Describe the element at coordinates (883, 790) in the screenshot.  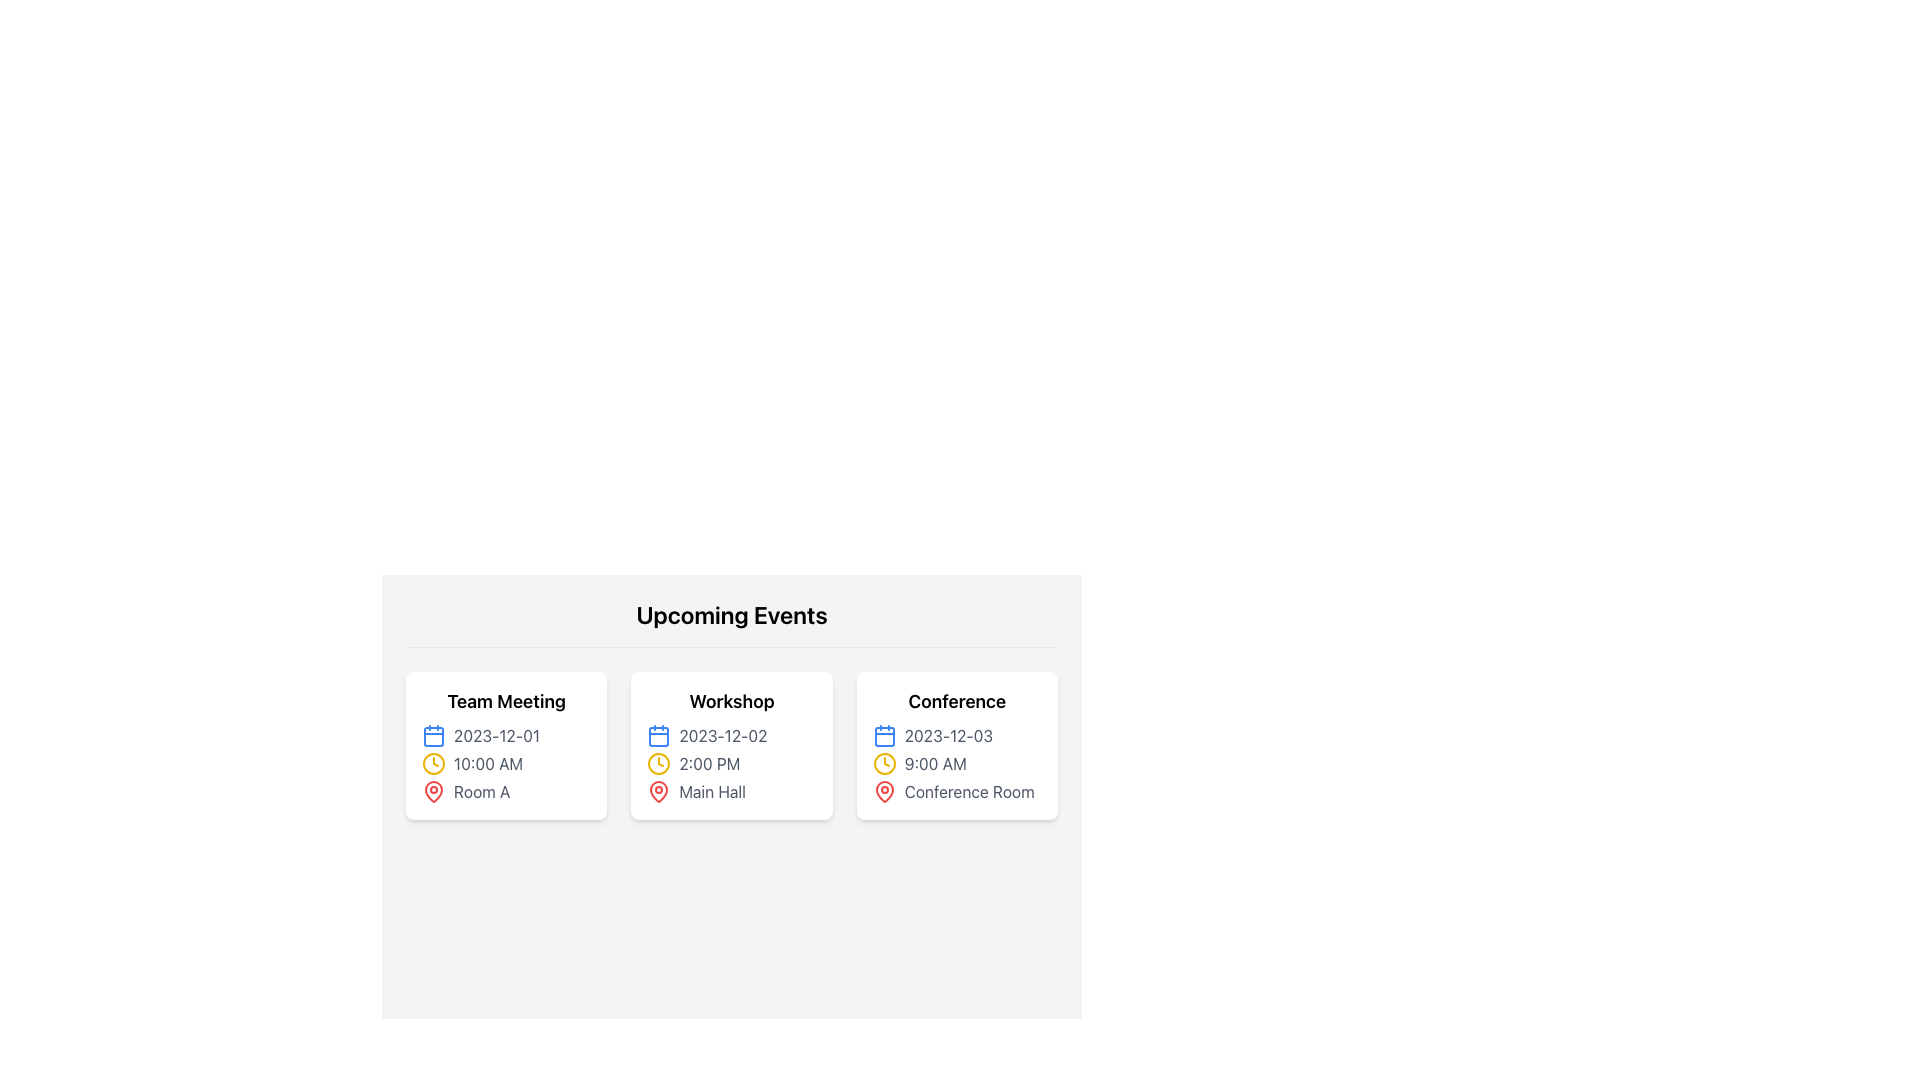
I see `the red location pin icon within the 'Conference' event card` at that location.